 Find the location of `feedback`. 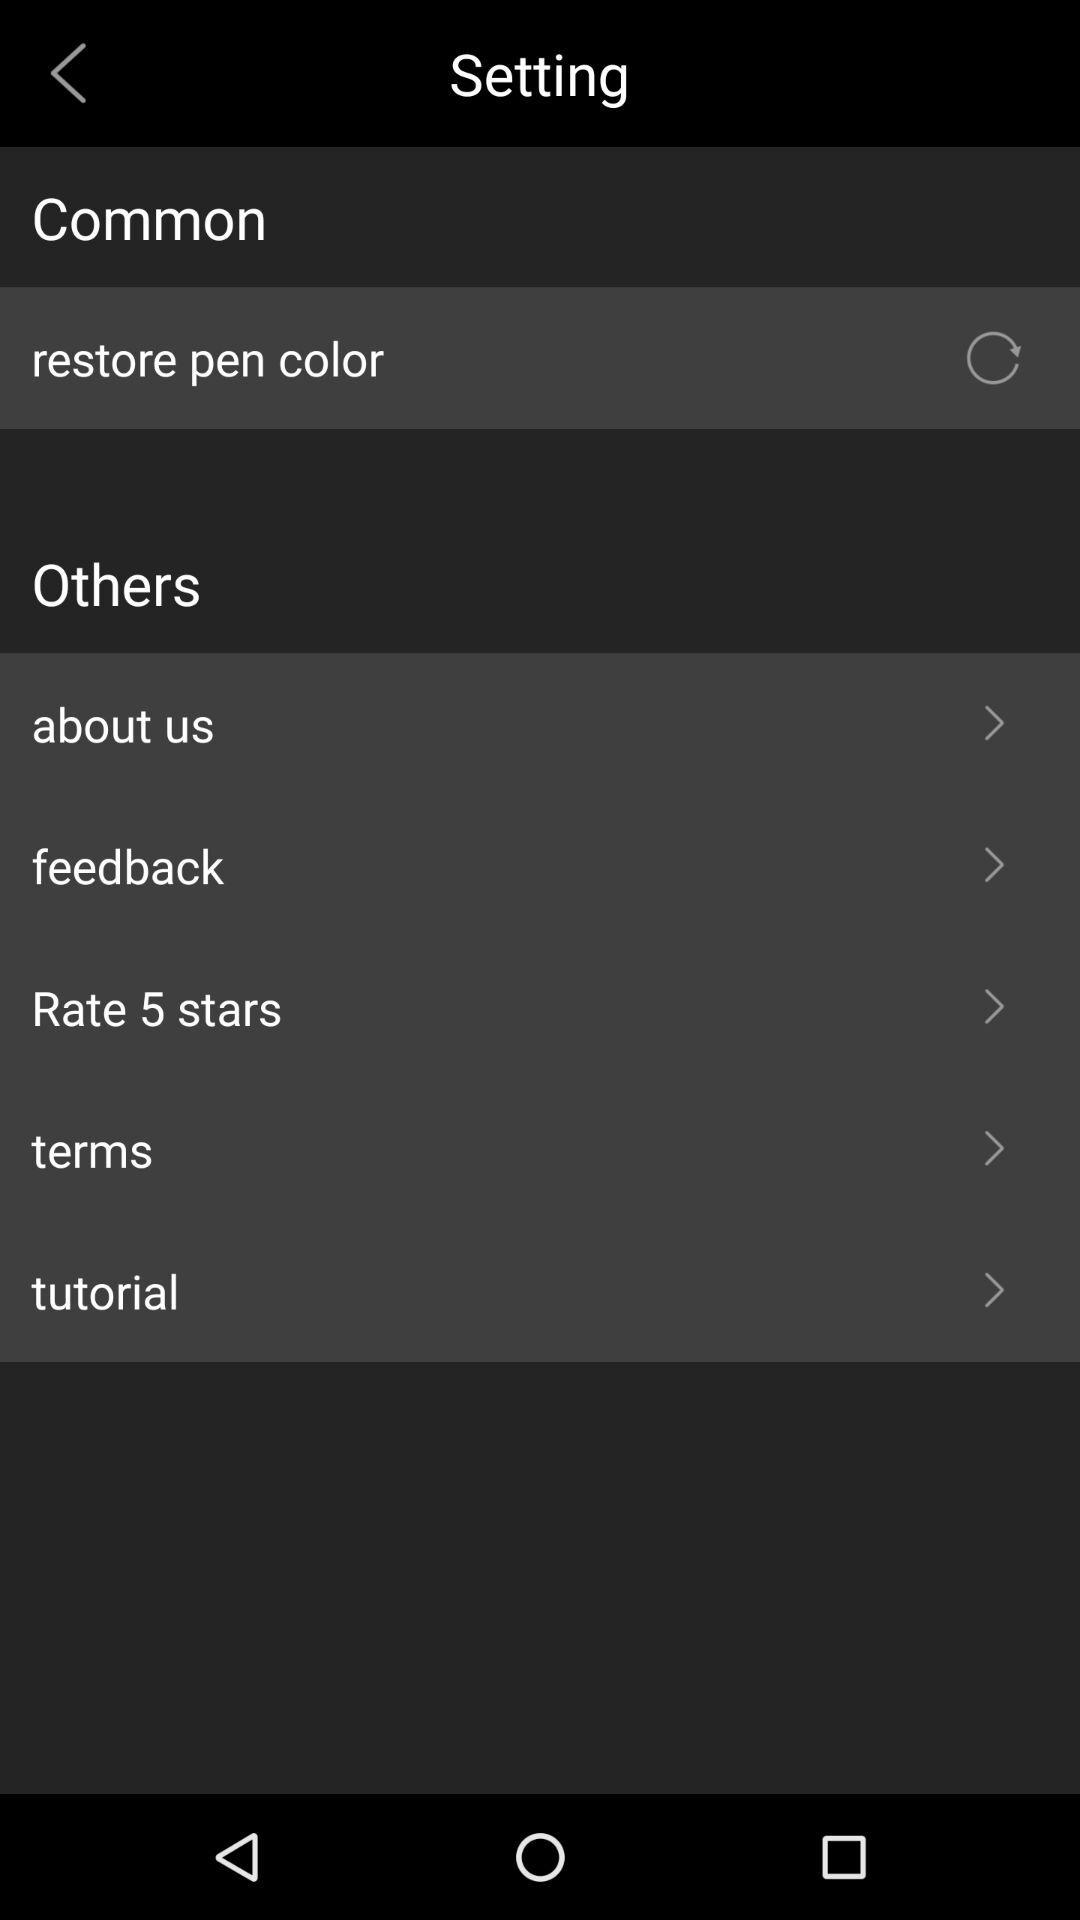

feedback is located at coordinates (540, 865).